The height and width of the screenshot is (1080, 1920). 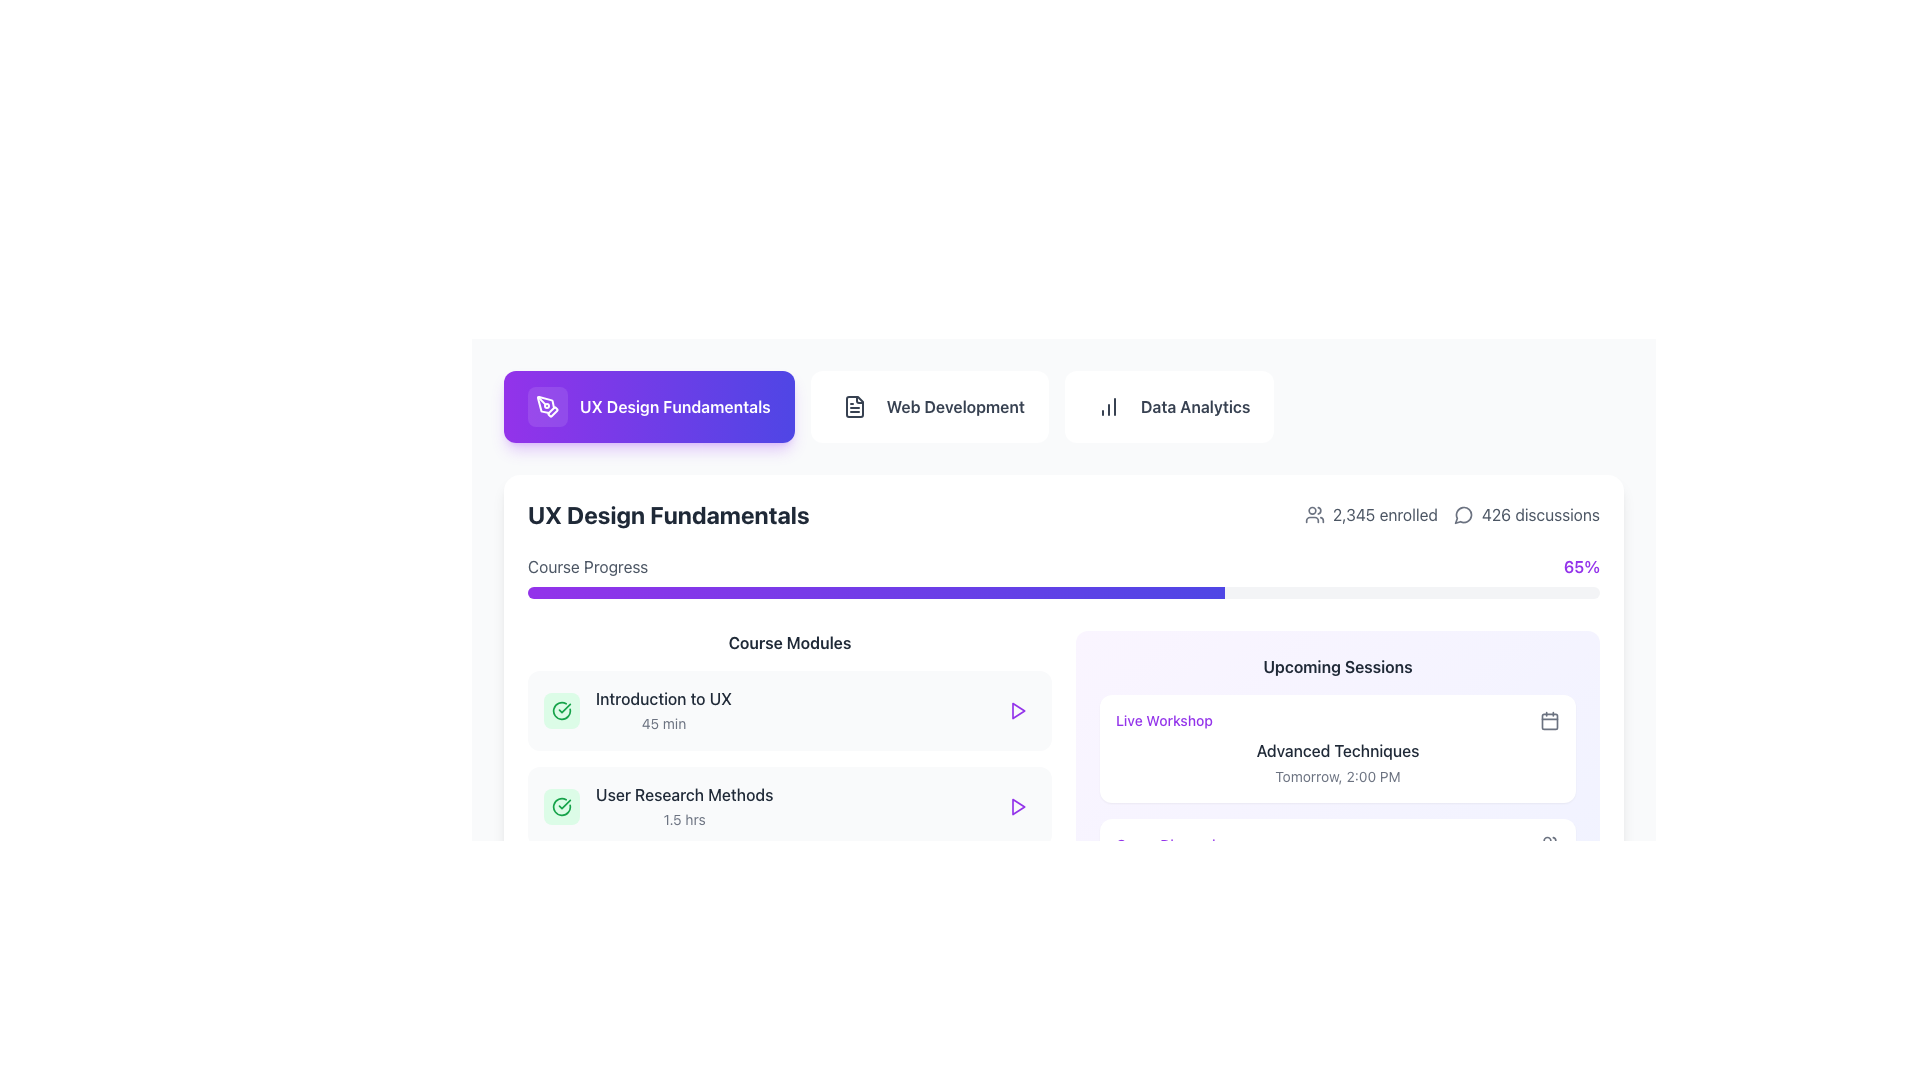 What do you see at coordinates (547, 406) in the screenshot?
I see `the pen tool icon located within the rounded square button near the title 'UX Design Fundamentals'` at bounding box center [547, 406].